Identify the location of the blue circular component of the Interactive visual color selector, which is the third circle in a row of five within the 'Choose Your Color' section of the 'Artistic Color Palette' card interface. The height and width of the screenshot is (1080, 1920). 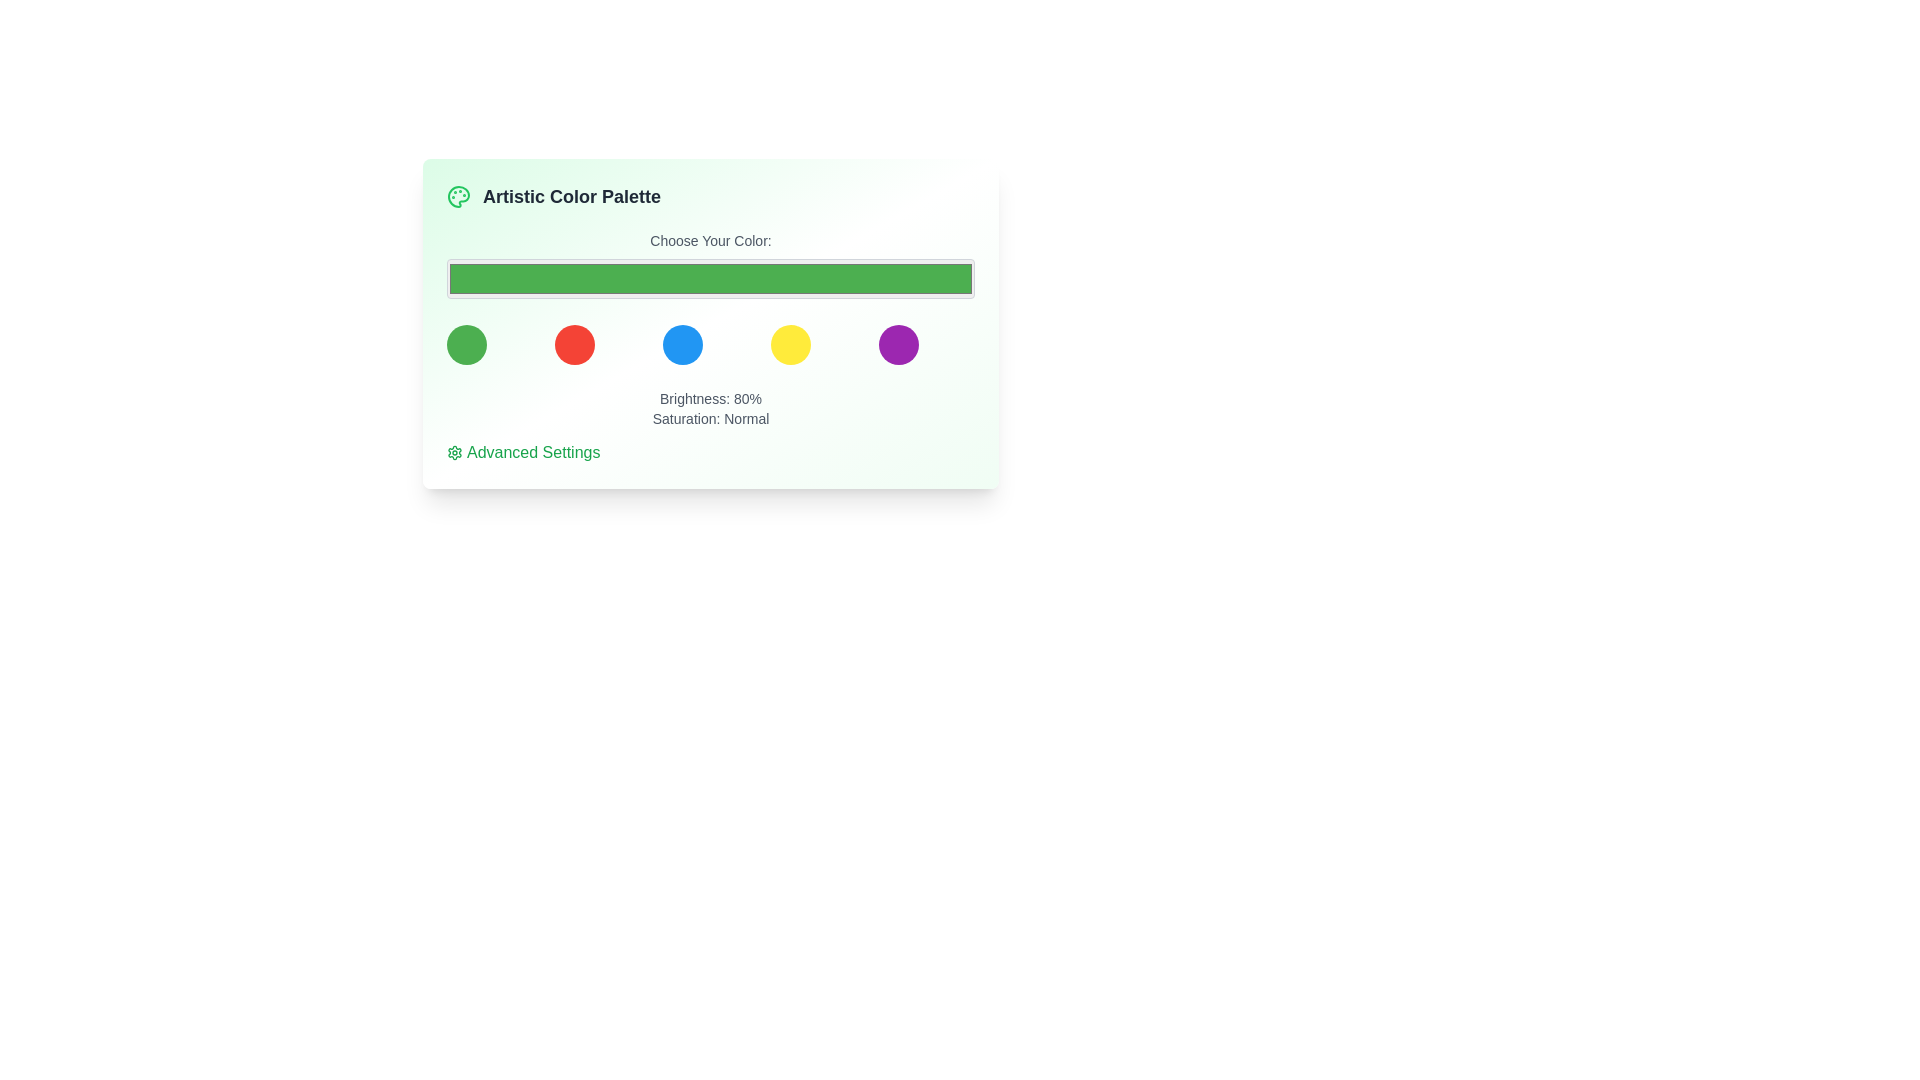
(710, 343).